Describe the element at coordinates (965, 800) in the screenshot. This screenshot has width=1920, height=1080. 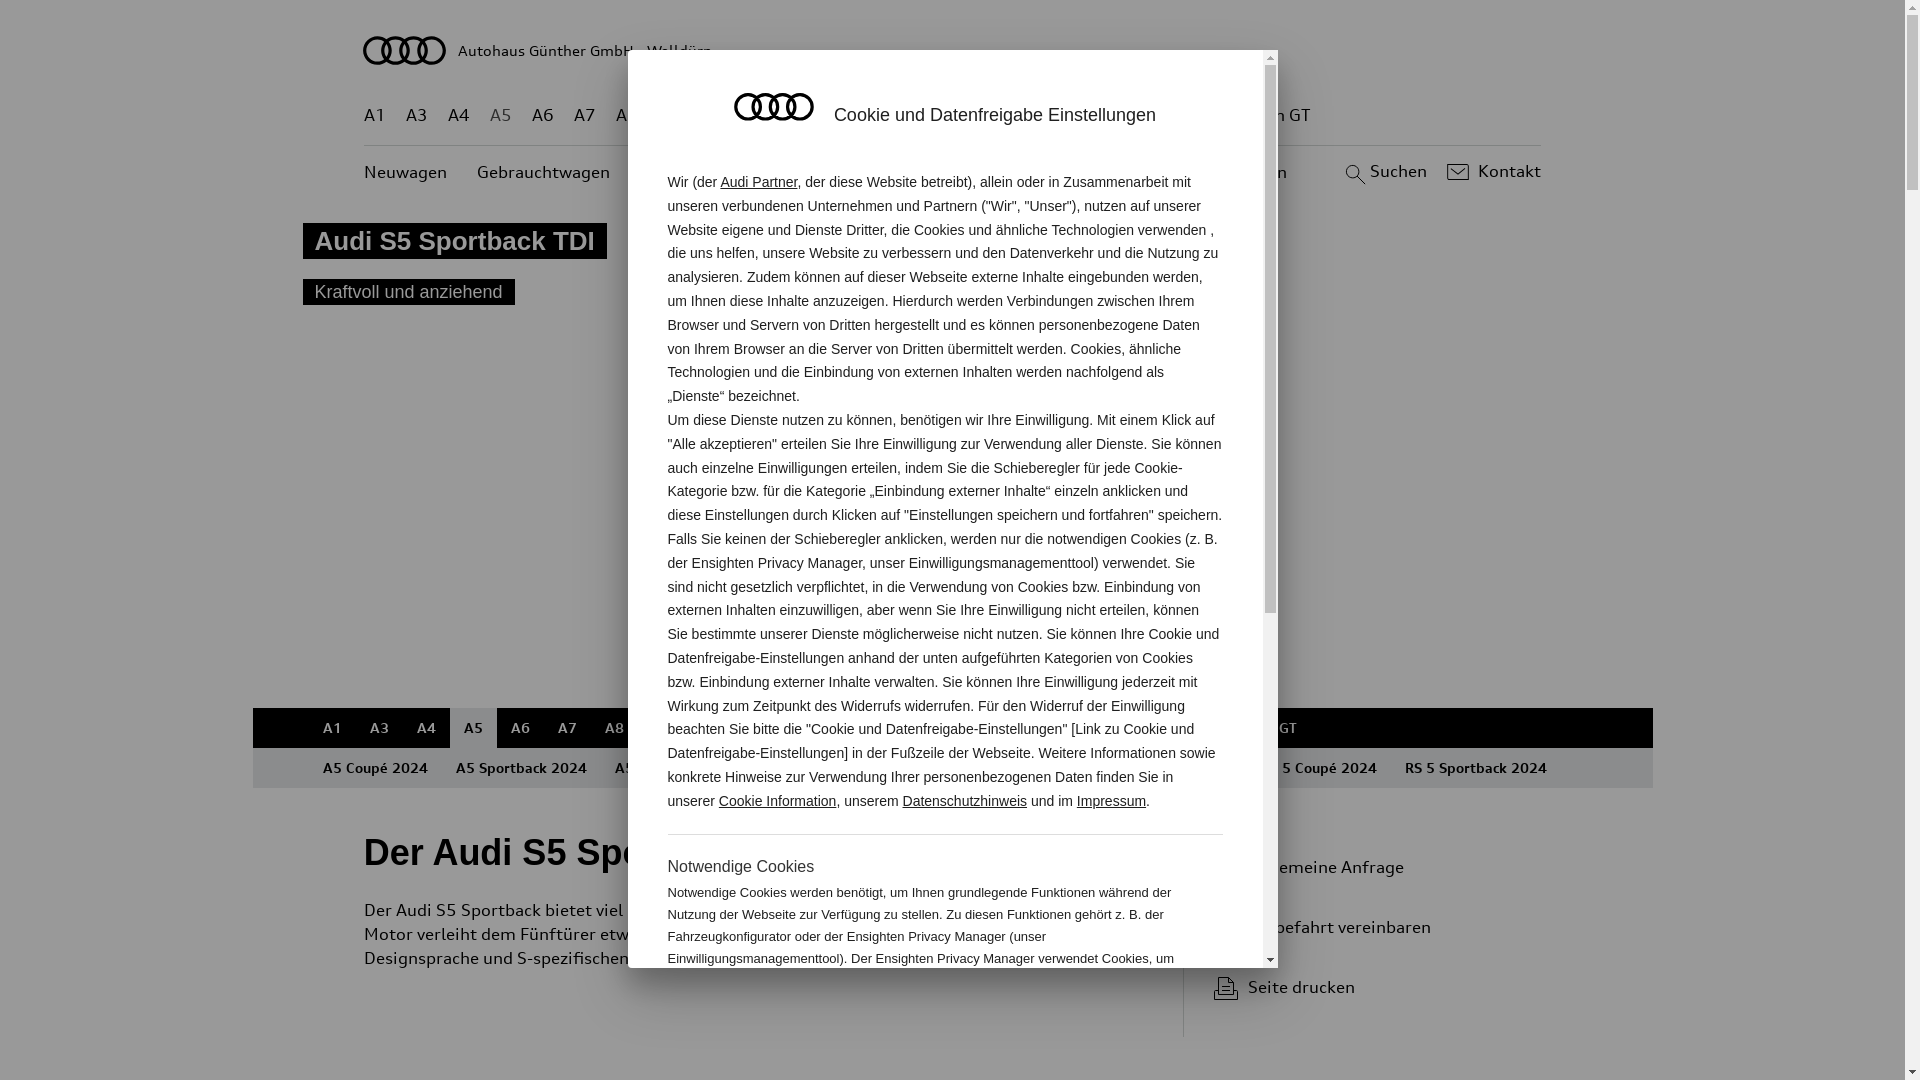
I see `'Datenschutzhinweis'` at that location.